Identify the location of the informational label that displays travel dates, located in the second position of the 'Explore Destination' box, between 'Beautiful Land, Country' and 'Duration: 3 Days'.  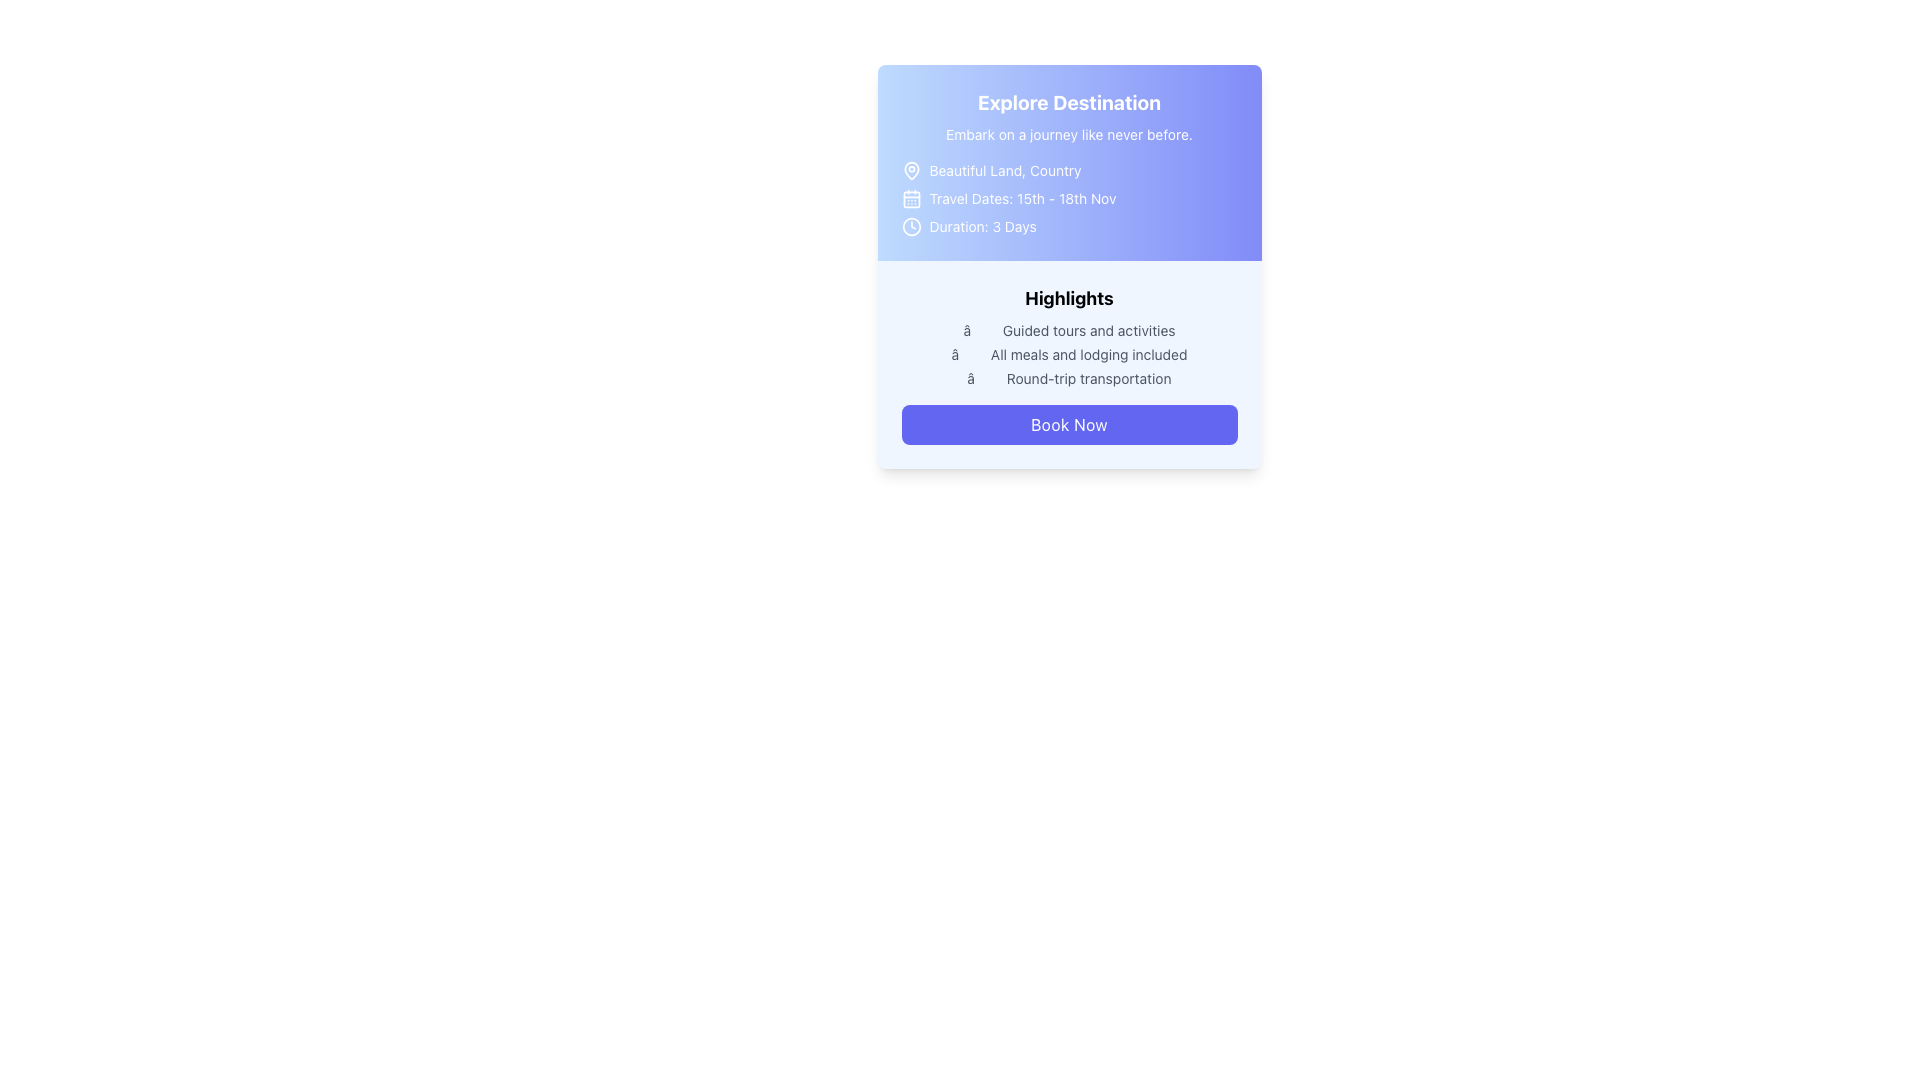
(1068, 199).